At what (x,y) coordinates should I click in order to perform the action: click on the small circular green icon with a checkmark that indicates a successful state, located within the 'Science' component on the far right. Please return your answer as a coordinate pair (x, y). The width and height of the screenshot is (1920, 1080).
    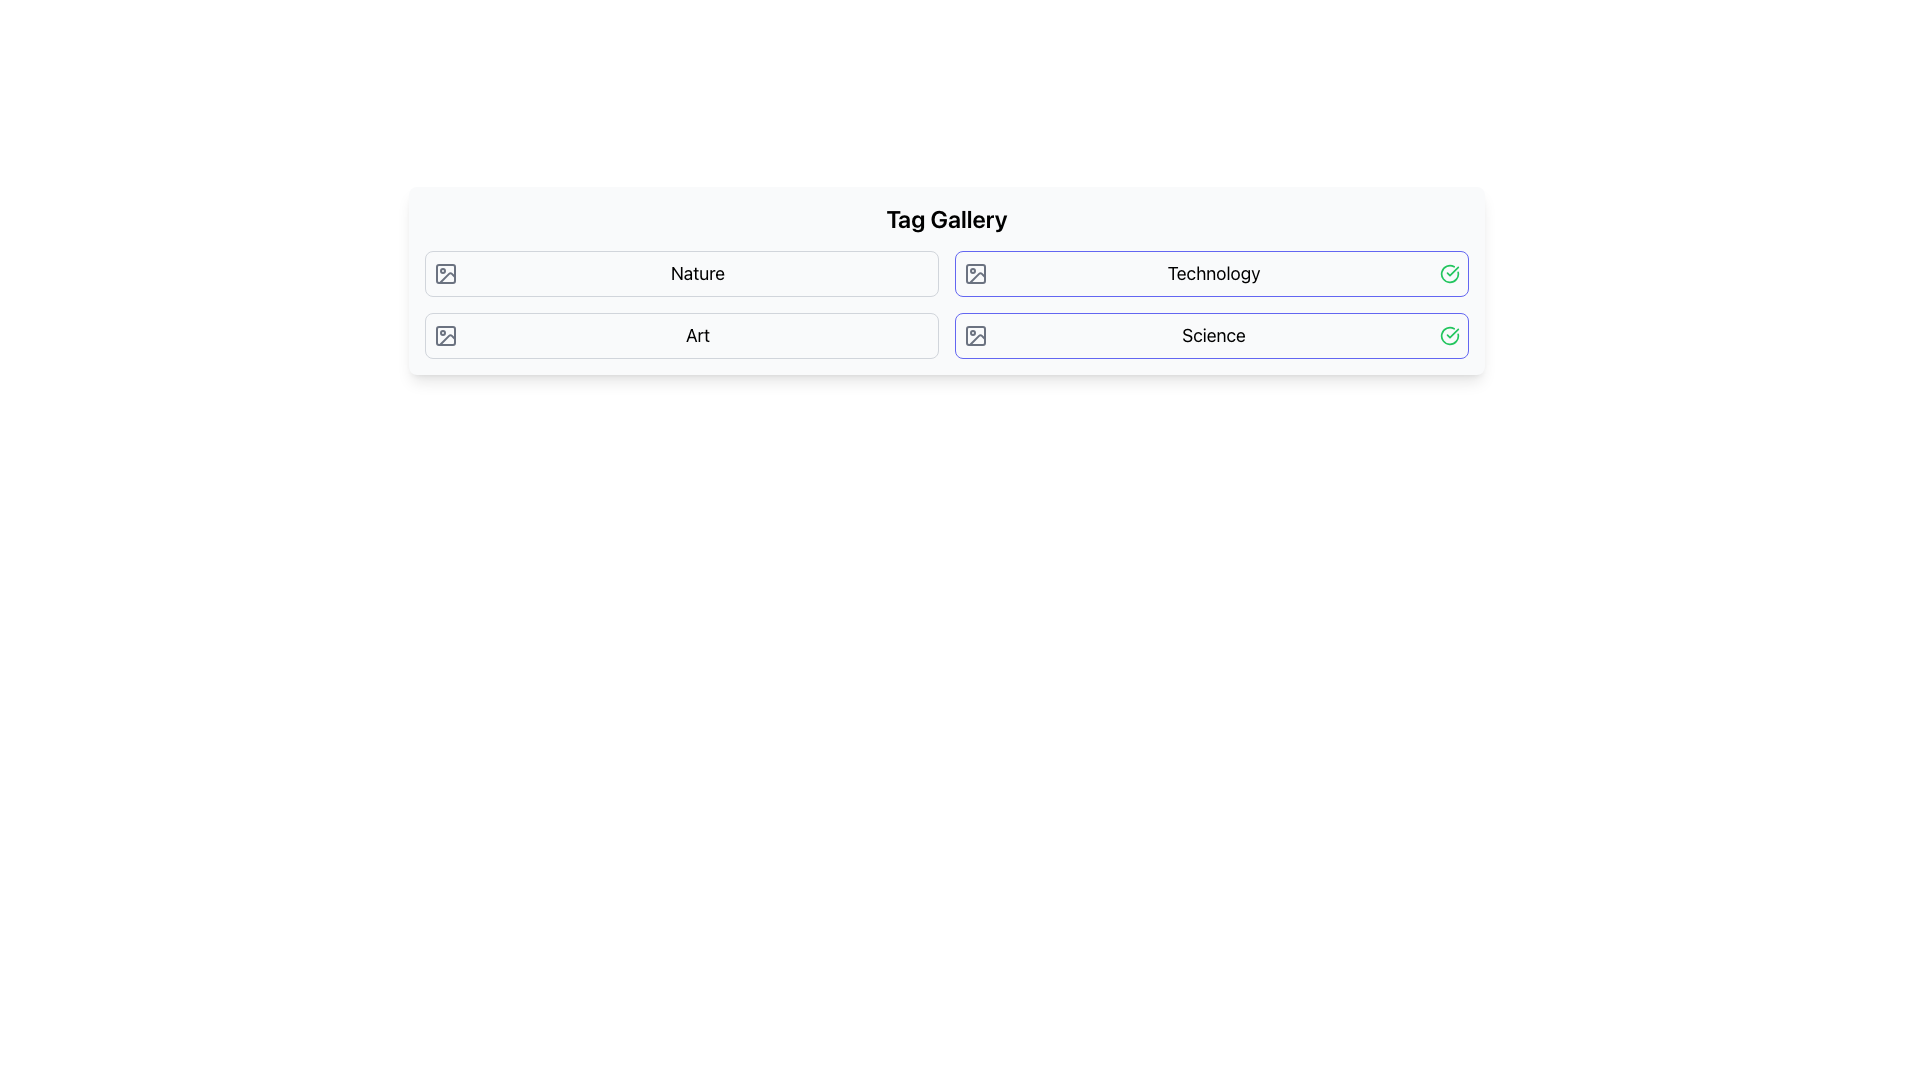
    Looking at the image, I should click on (1449, 334).